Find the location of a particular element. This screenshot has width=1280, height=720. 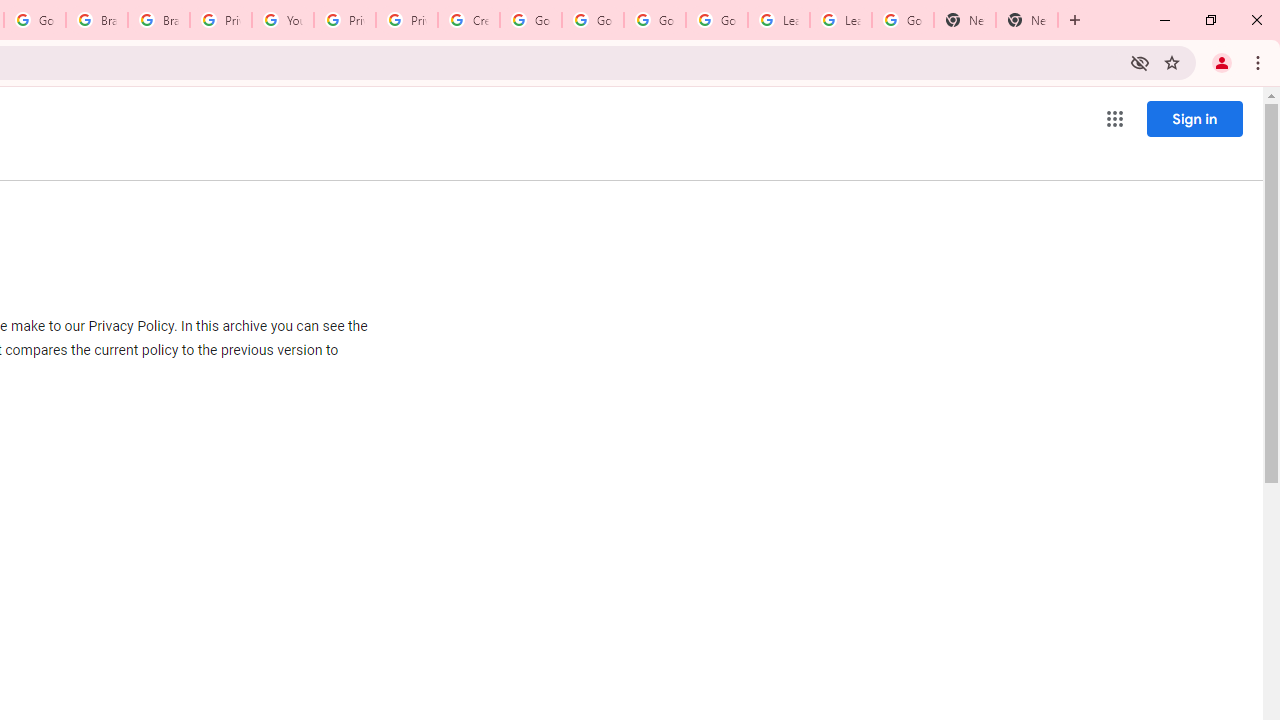

'Google Account Help' is located at coordinates (531, 20).